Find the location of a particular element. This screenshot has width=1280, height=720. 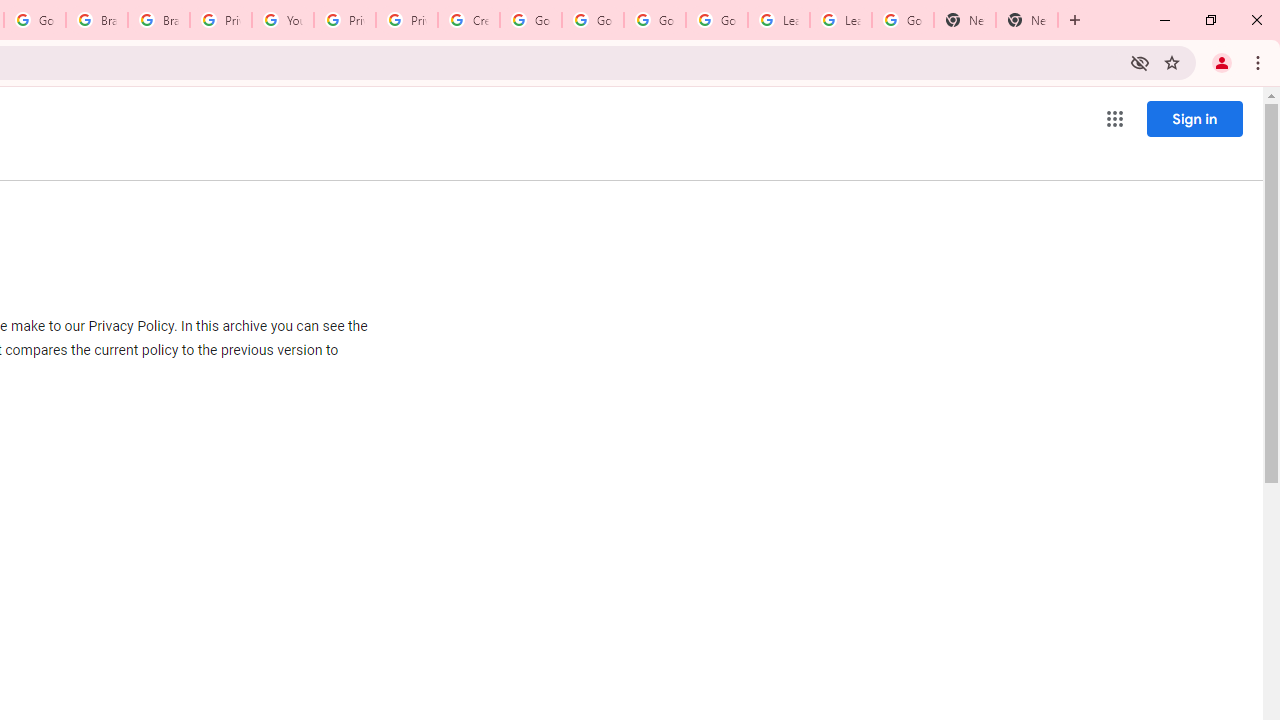

'Google Account Help' is located at coordinates (531, 20).